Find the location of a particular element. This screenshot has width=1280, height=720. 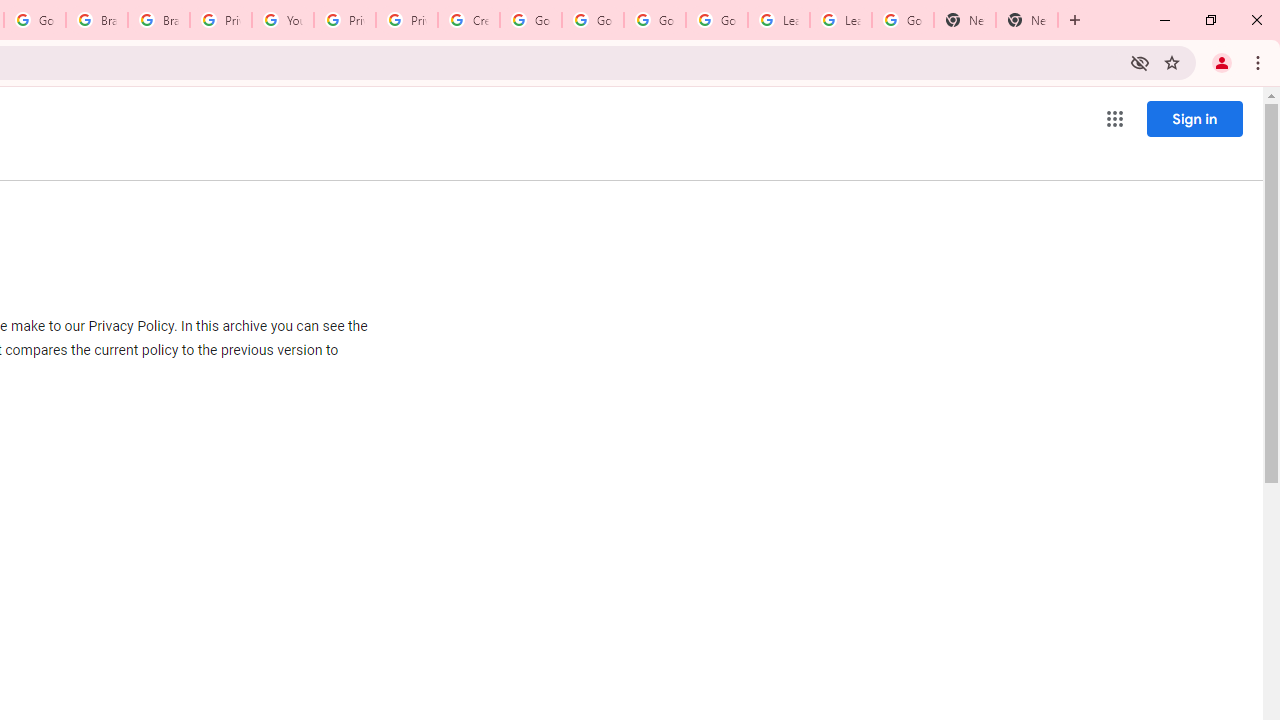

'Google Account Help' is located at coordinates (531, 20).